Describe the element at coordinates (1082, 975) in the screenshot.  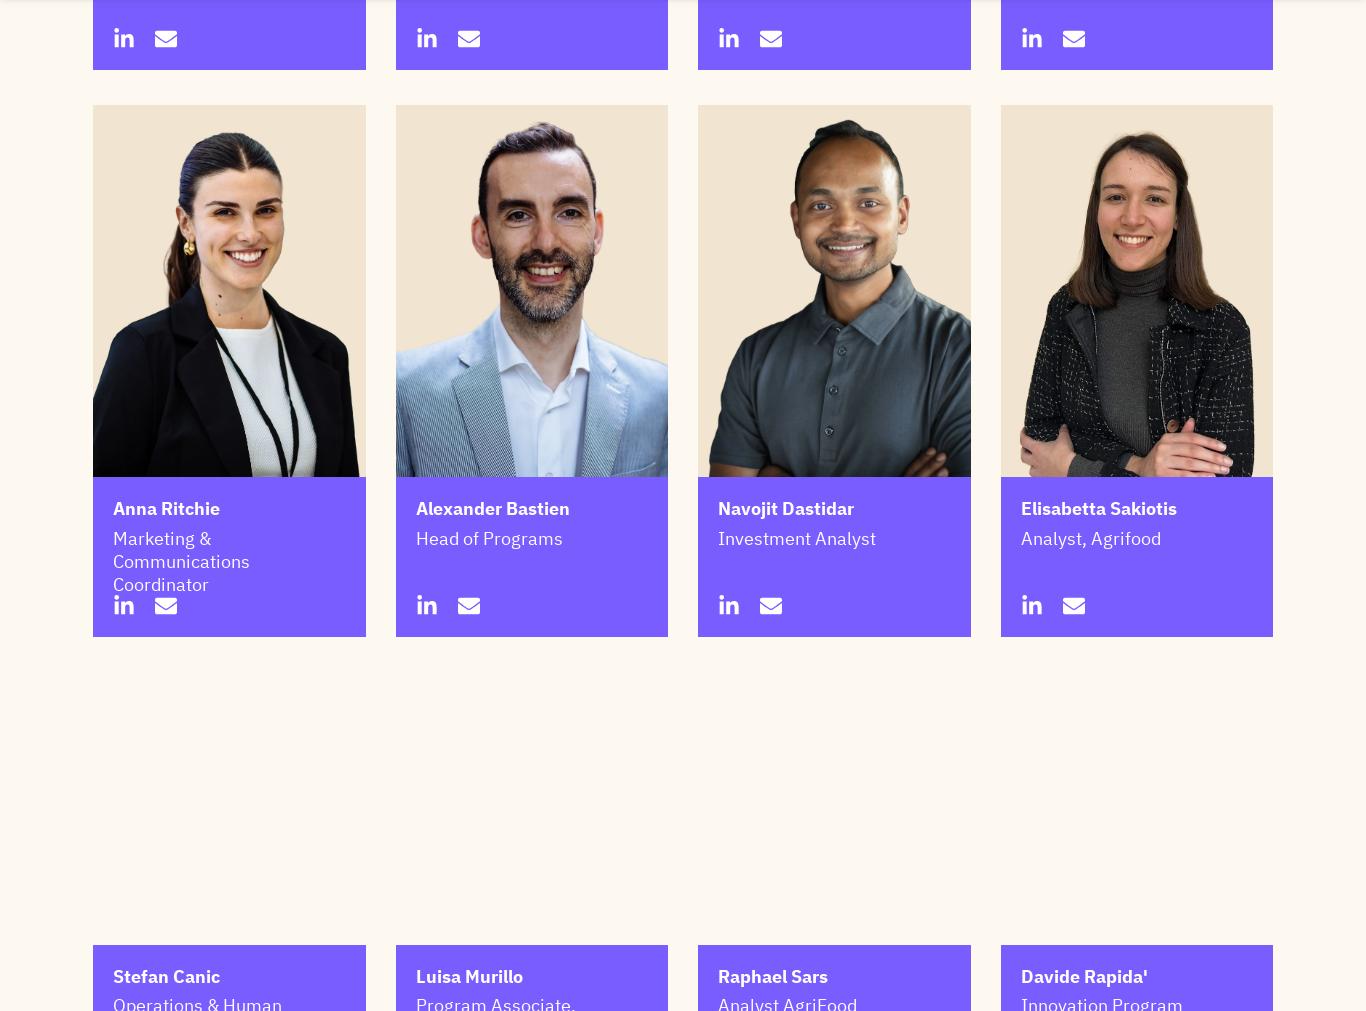
I see `'Davide Rapida''` at that location.